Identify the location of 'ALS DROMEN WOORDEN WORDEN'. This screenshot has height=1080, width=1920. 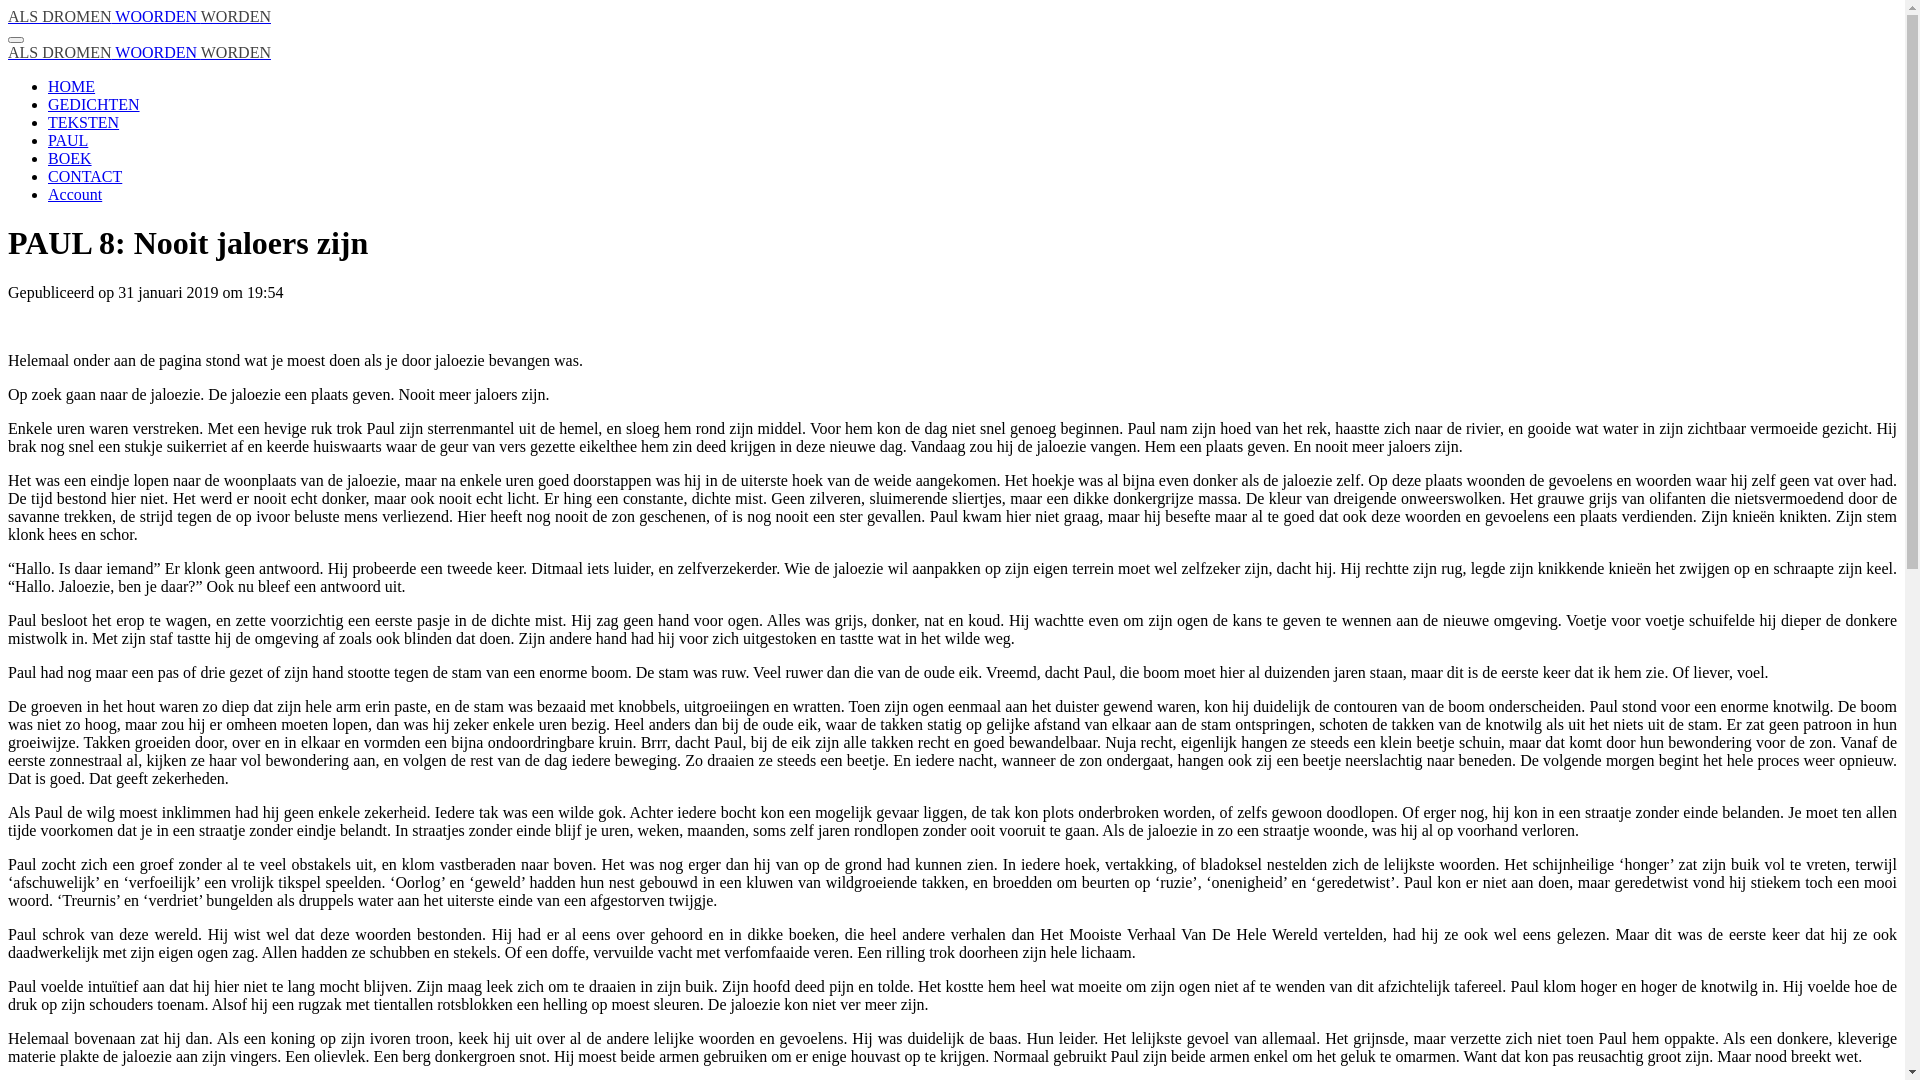
(138, 51).